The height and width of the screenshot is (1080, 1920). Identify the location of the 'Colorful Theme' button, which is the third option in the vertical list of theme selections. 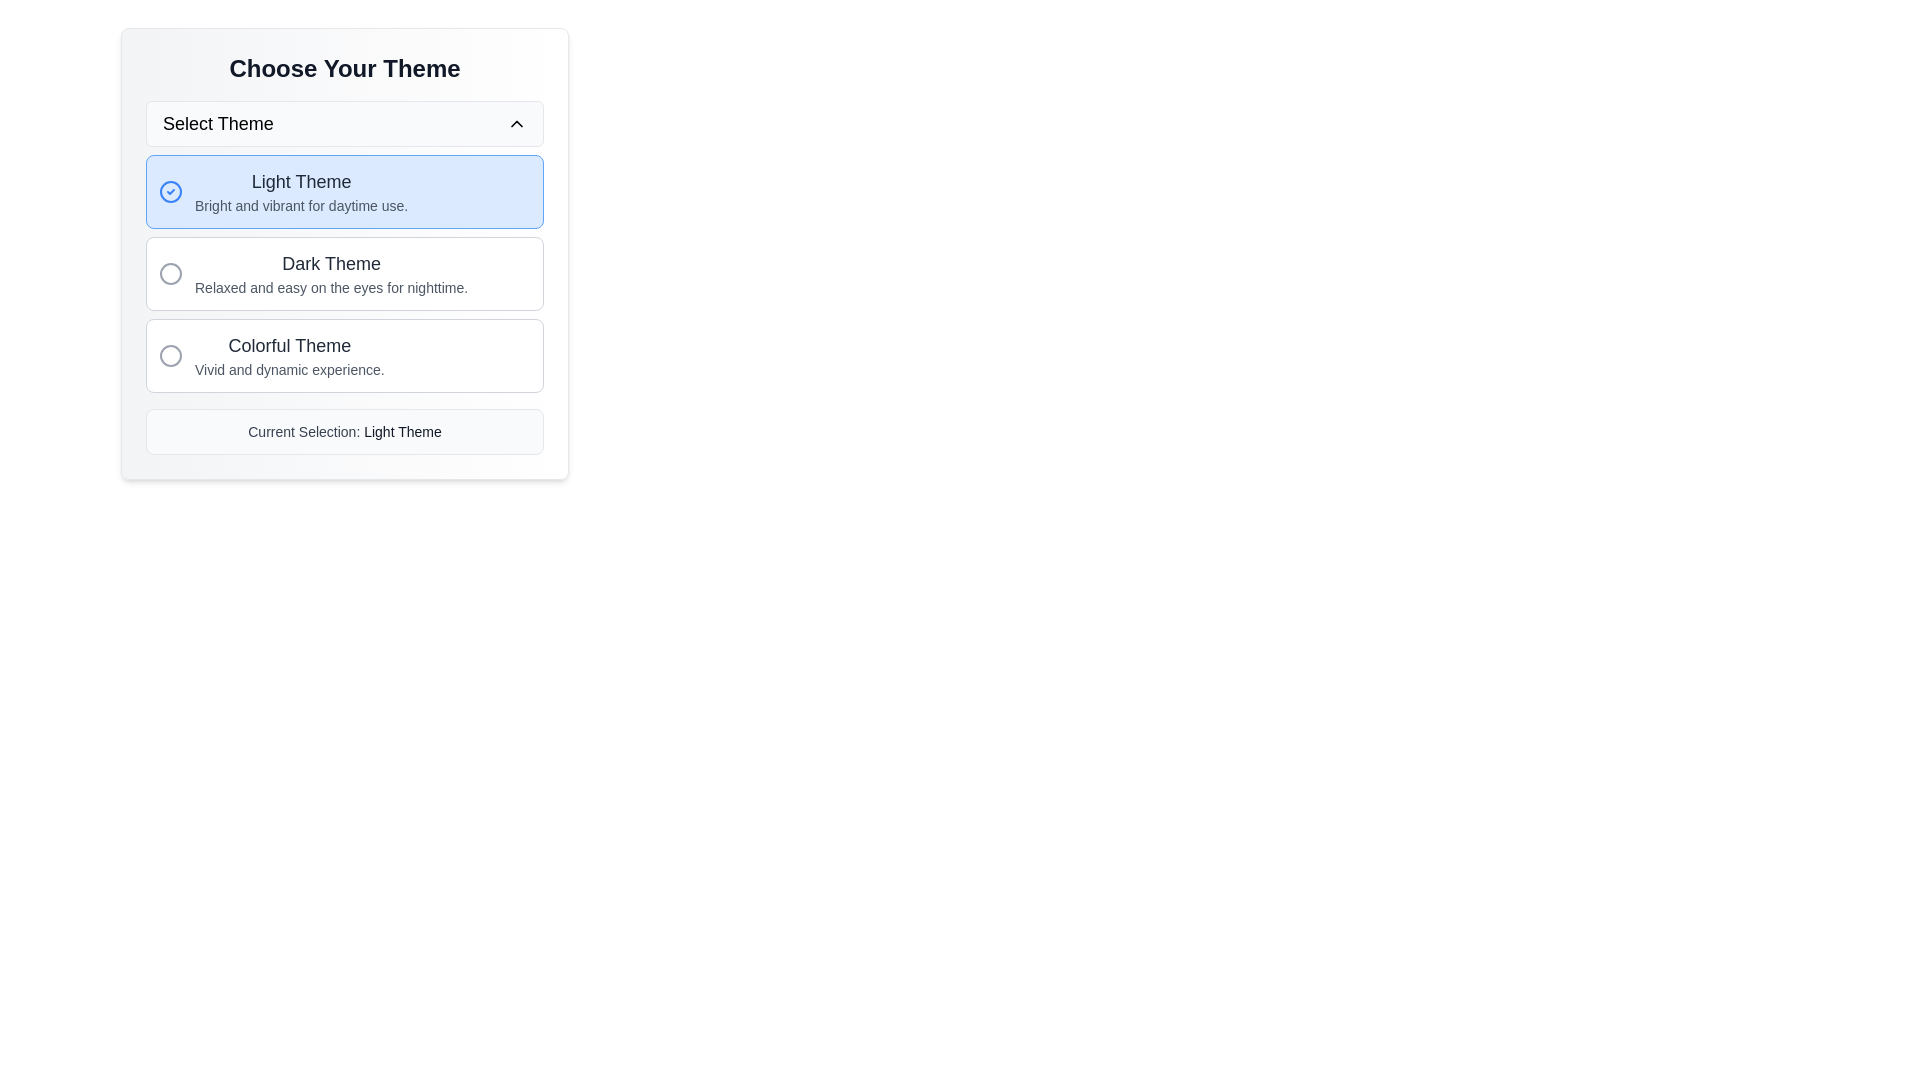
(288, 354).